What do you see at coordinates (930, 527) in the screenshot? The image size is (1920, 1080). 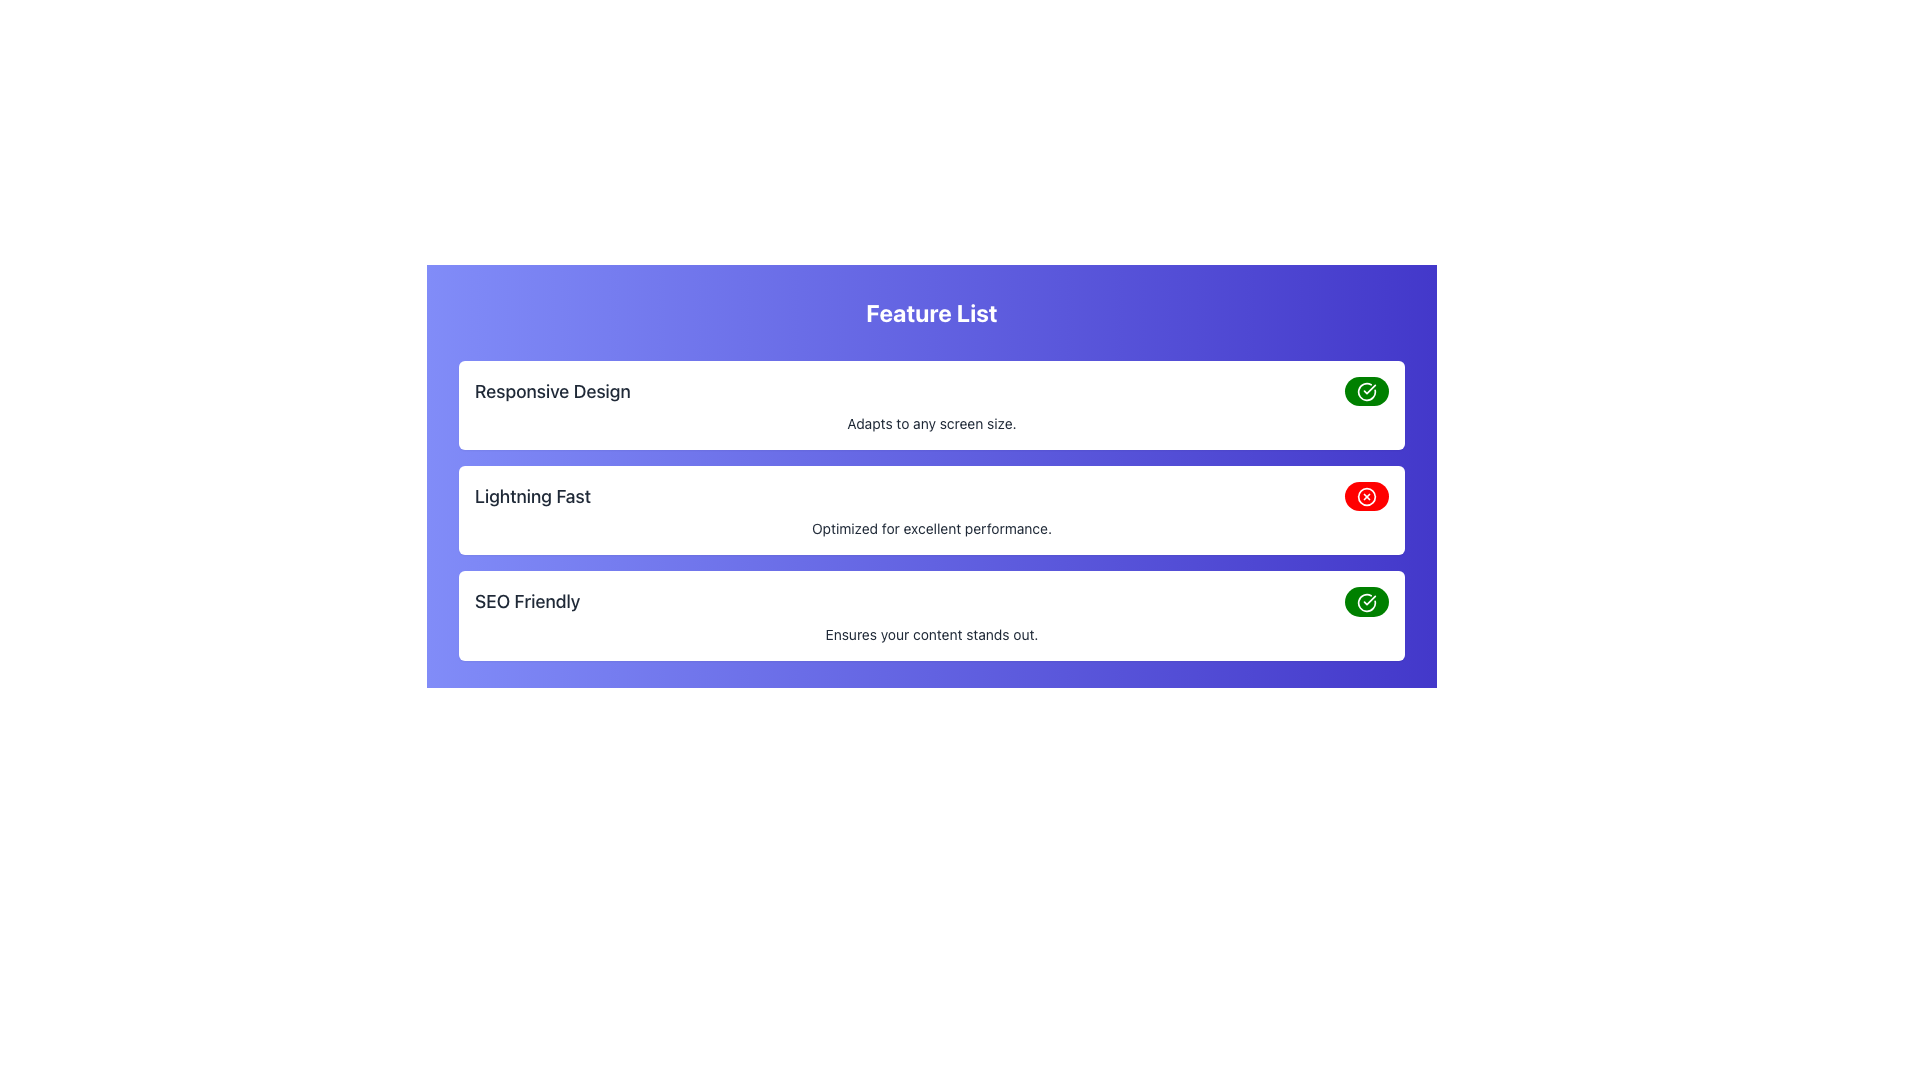 I see `the text label stating 'Optimized for excellent performance.' which is located beneath the header 'Lightning Fast' in the second feature card to focus on it` at bounding box center [930, 527].